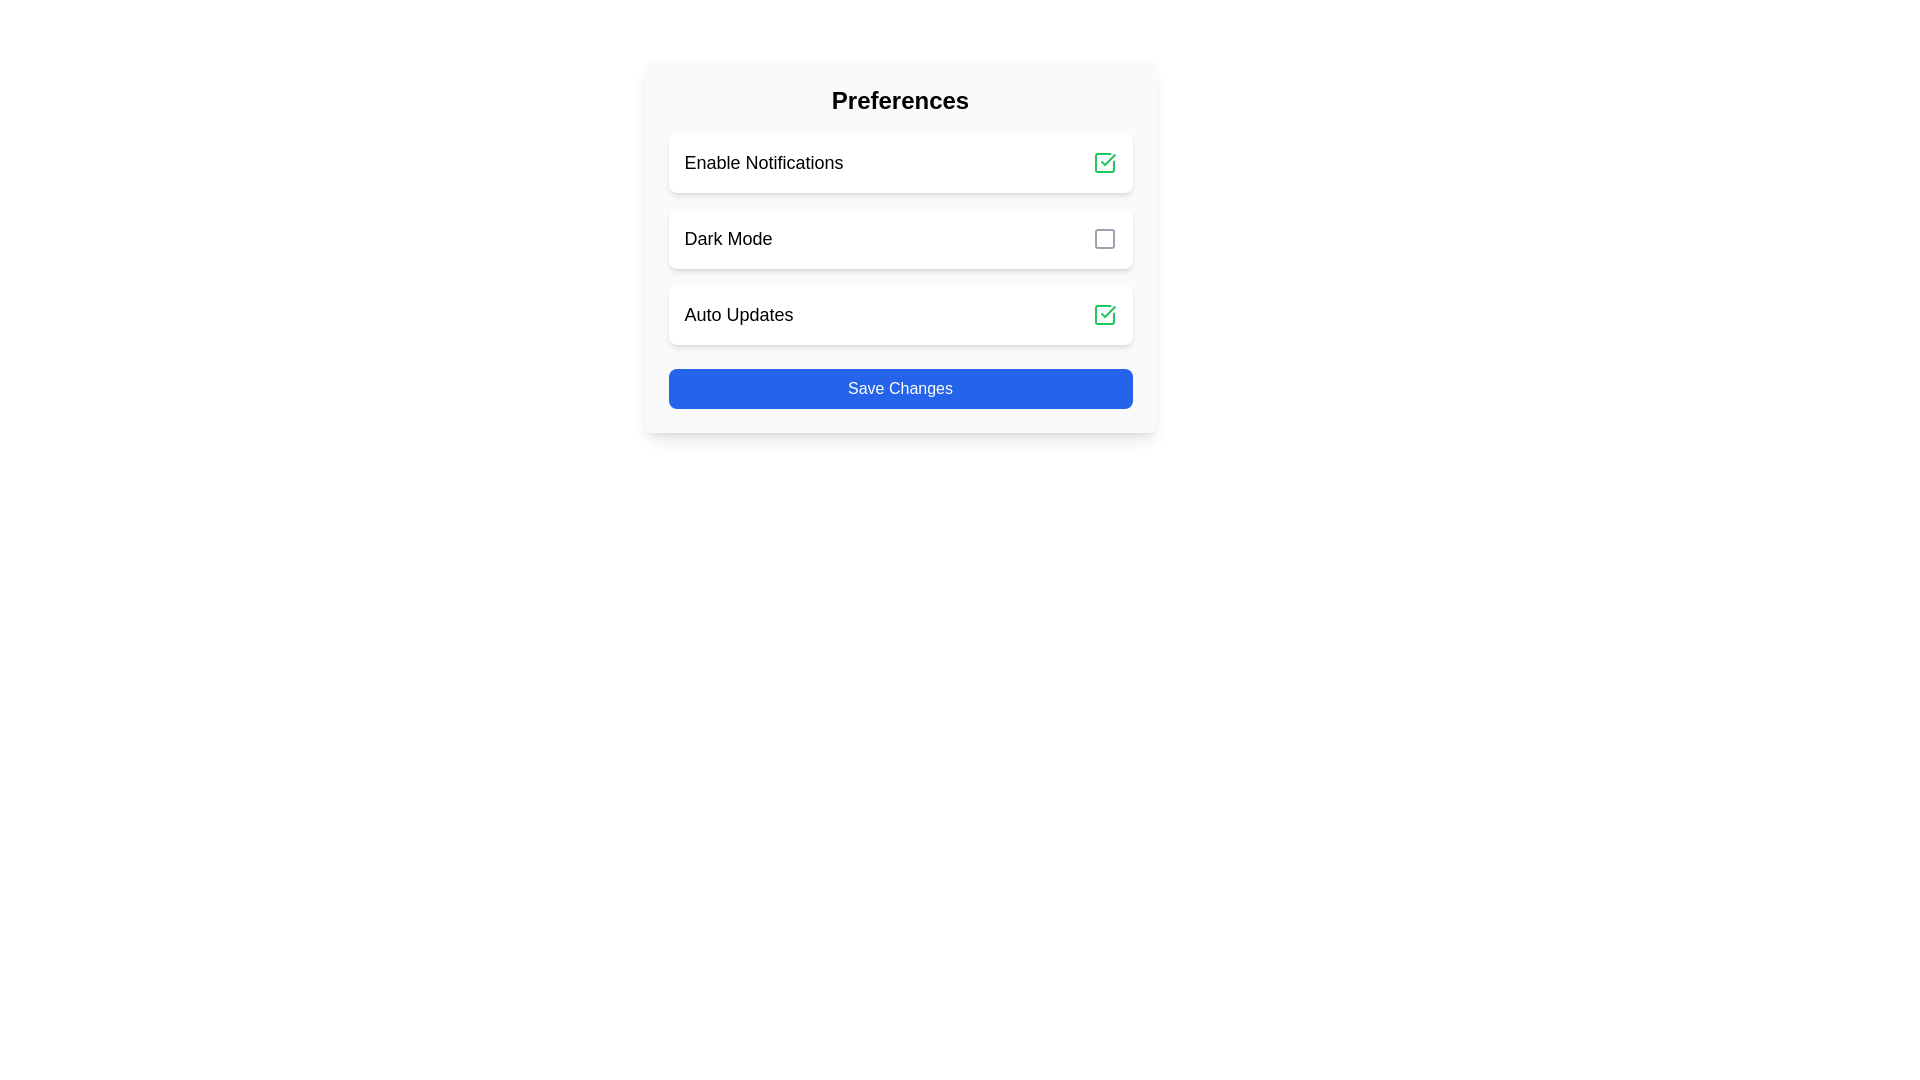  I want to click on the toggle options within the 'Preferences' settings card, which includes 'Enable Notifications', 'Dark Mode', and 'Auto Updates', so click(899, 245).